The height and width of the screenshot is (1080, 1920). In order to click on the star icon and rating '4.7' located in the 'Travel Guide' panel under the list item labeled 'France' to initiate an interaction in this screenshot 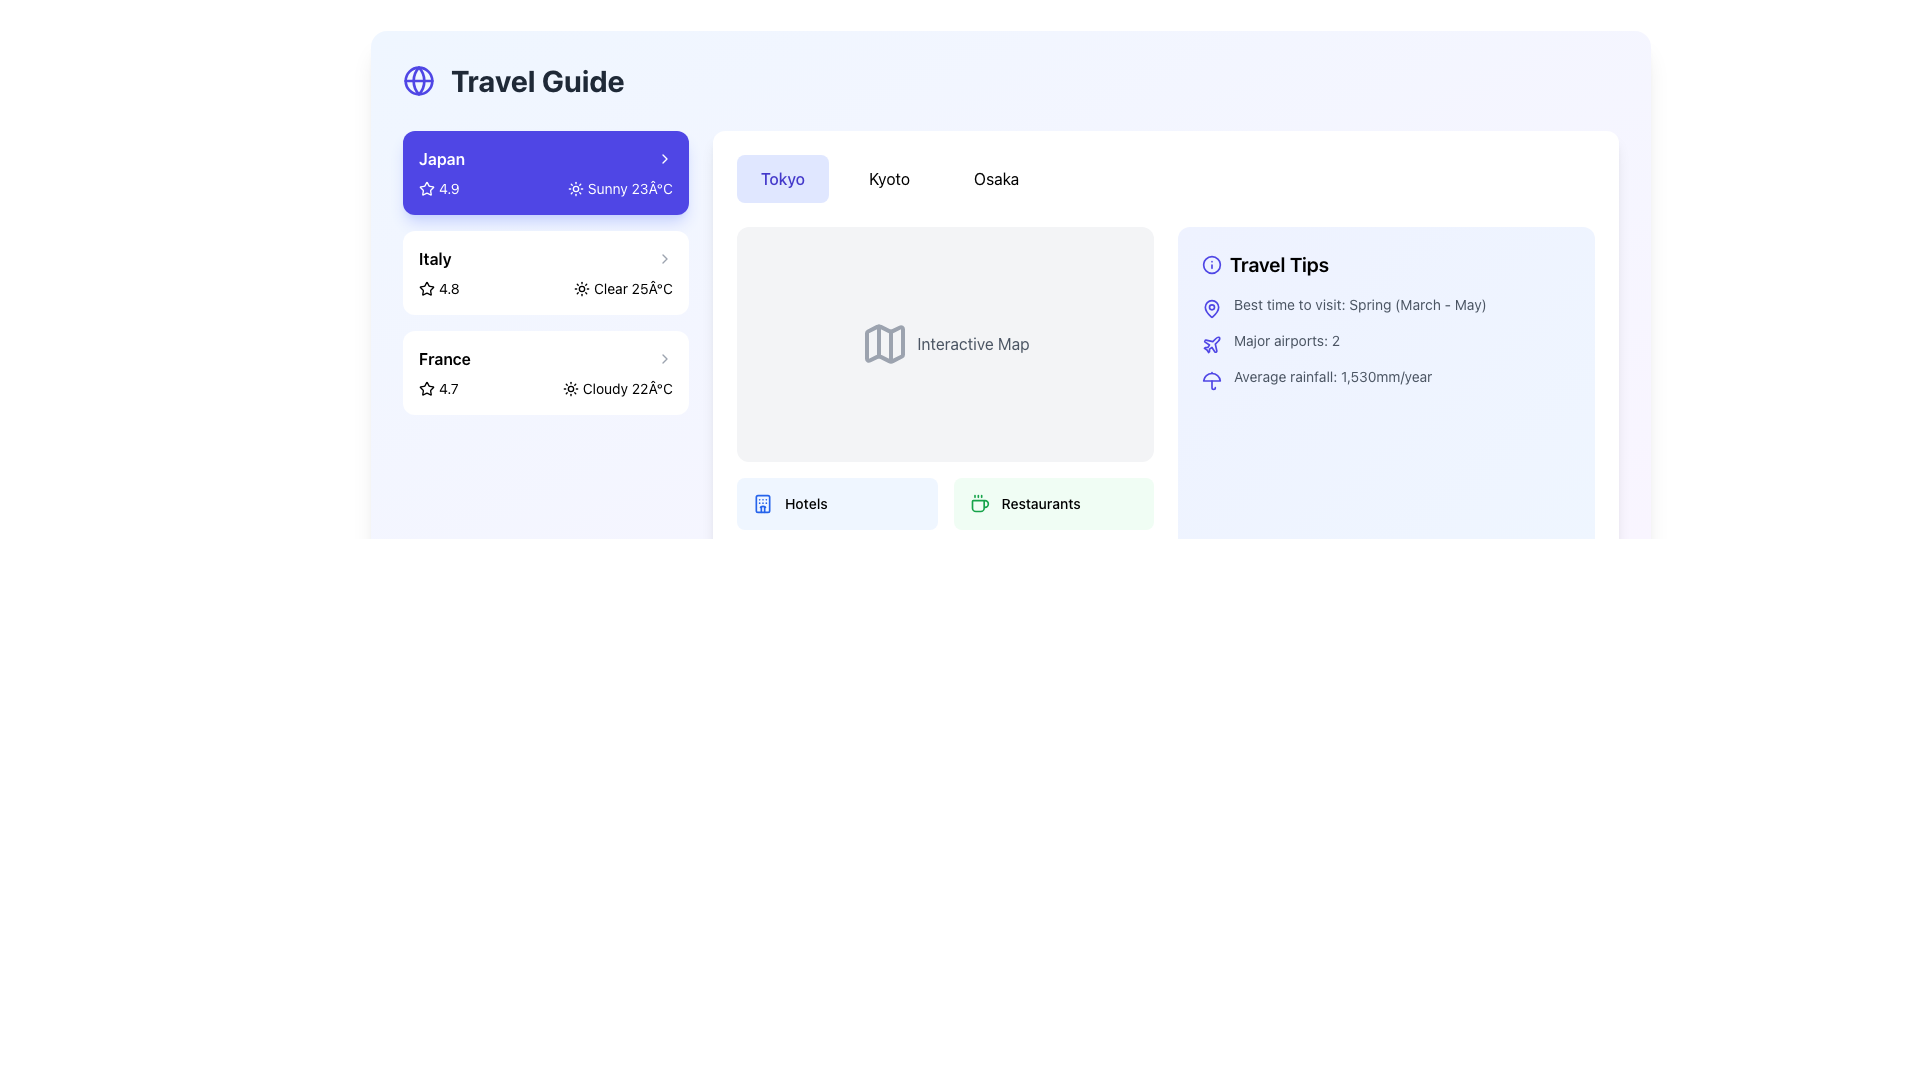, I will do `click(437, 389)`.